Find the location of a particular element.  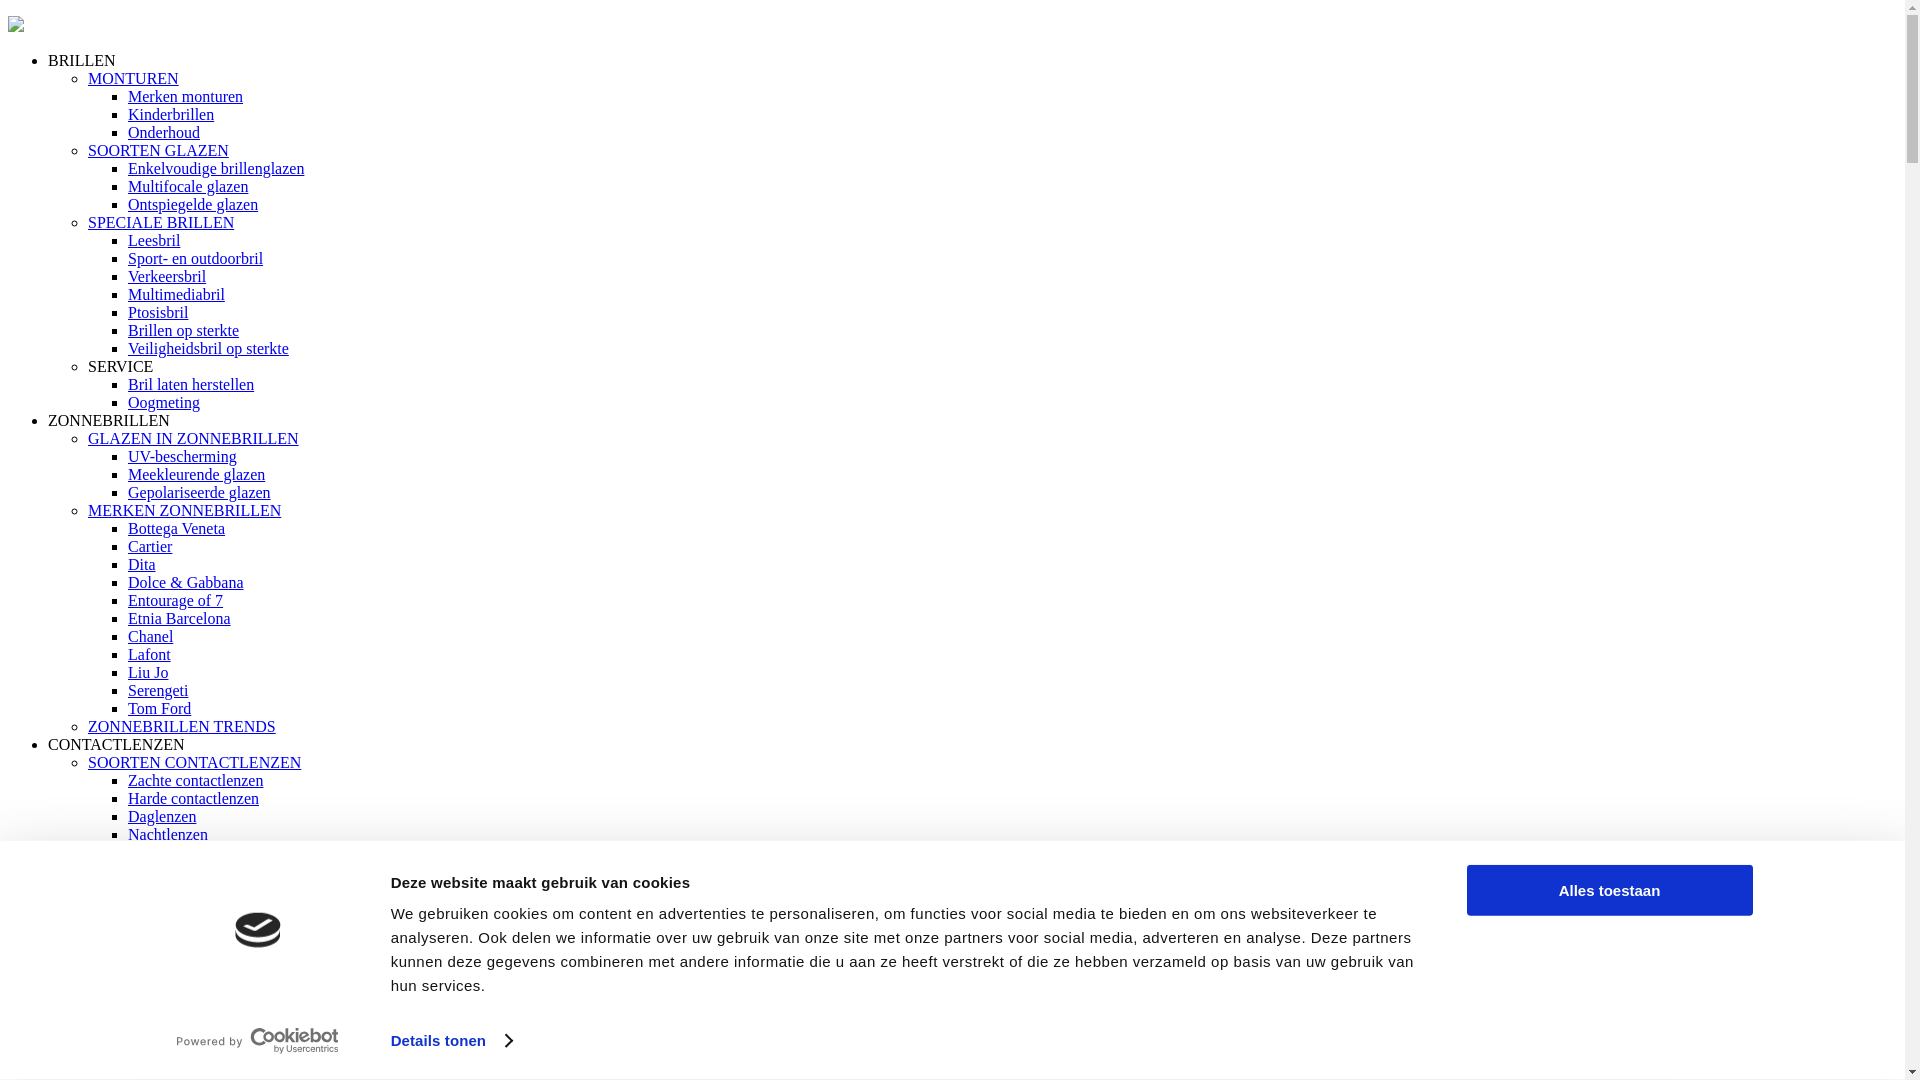

'Nachtlenzen' is located at coordinates (168, 834).